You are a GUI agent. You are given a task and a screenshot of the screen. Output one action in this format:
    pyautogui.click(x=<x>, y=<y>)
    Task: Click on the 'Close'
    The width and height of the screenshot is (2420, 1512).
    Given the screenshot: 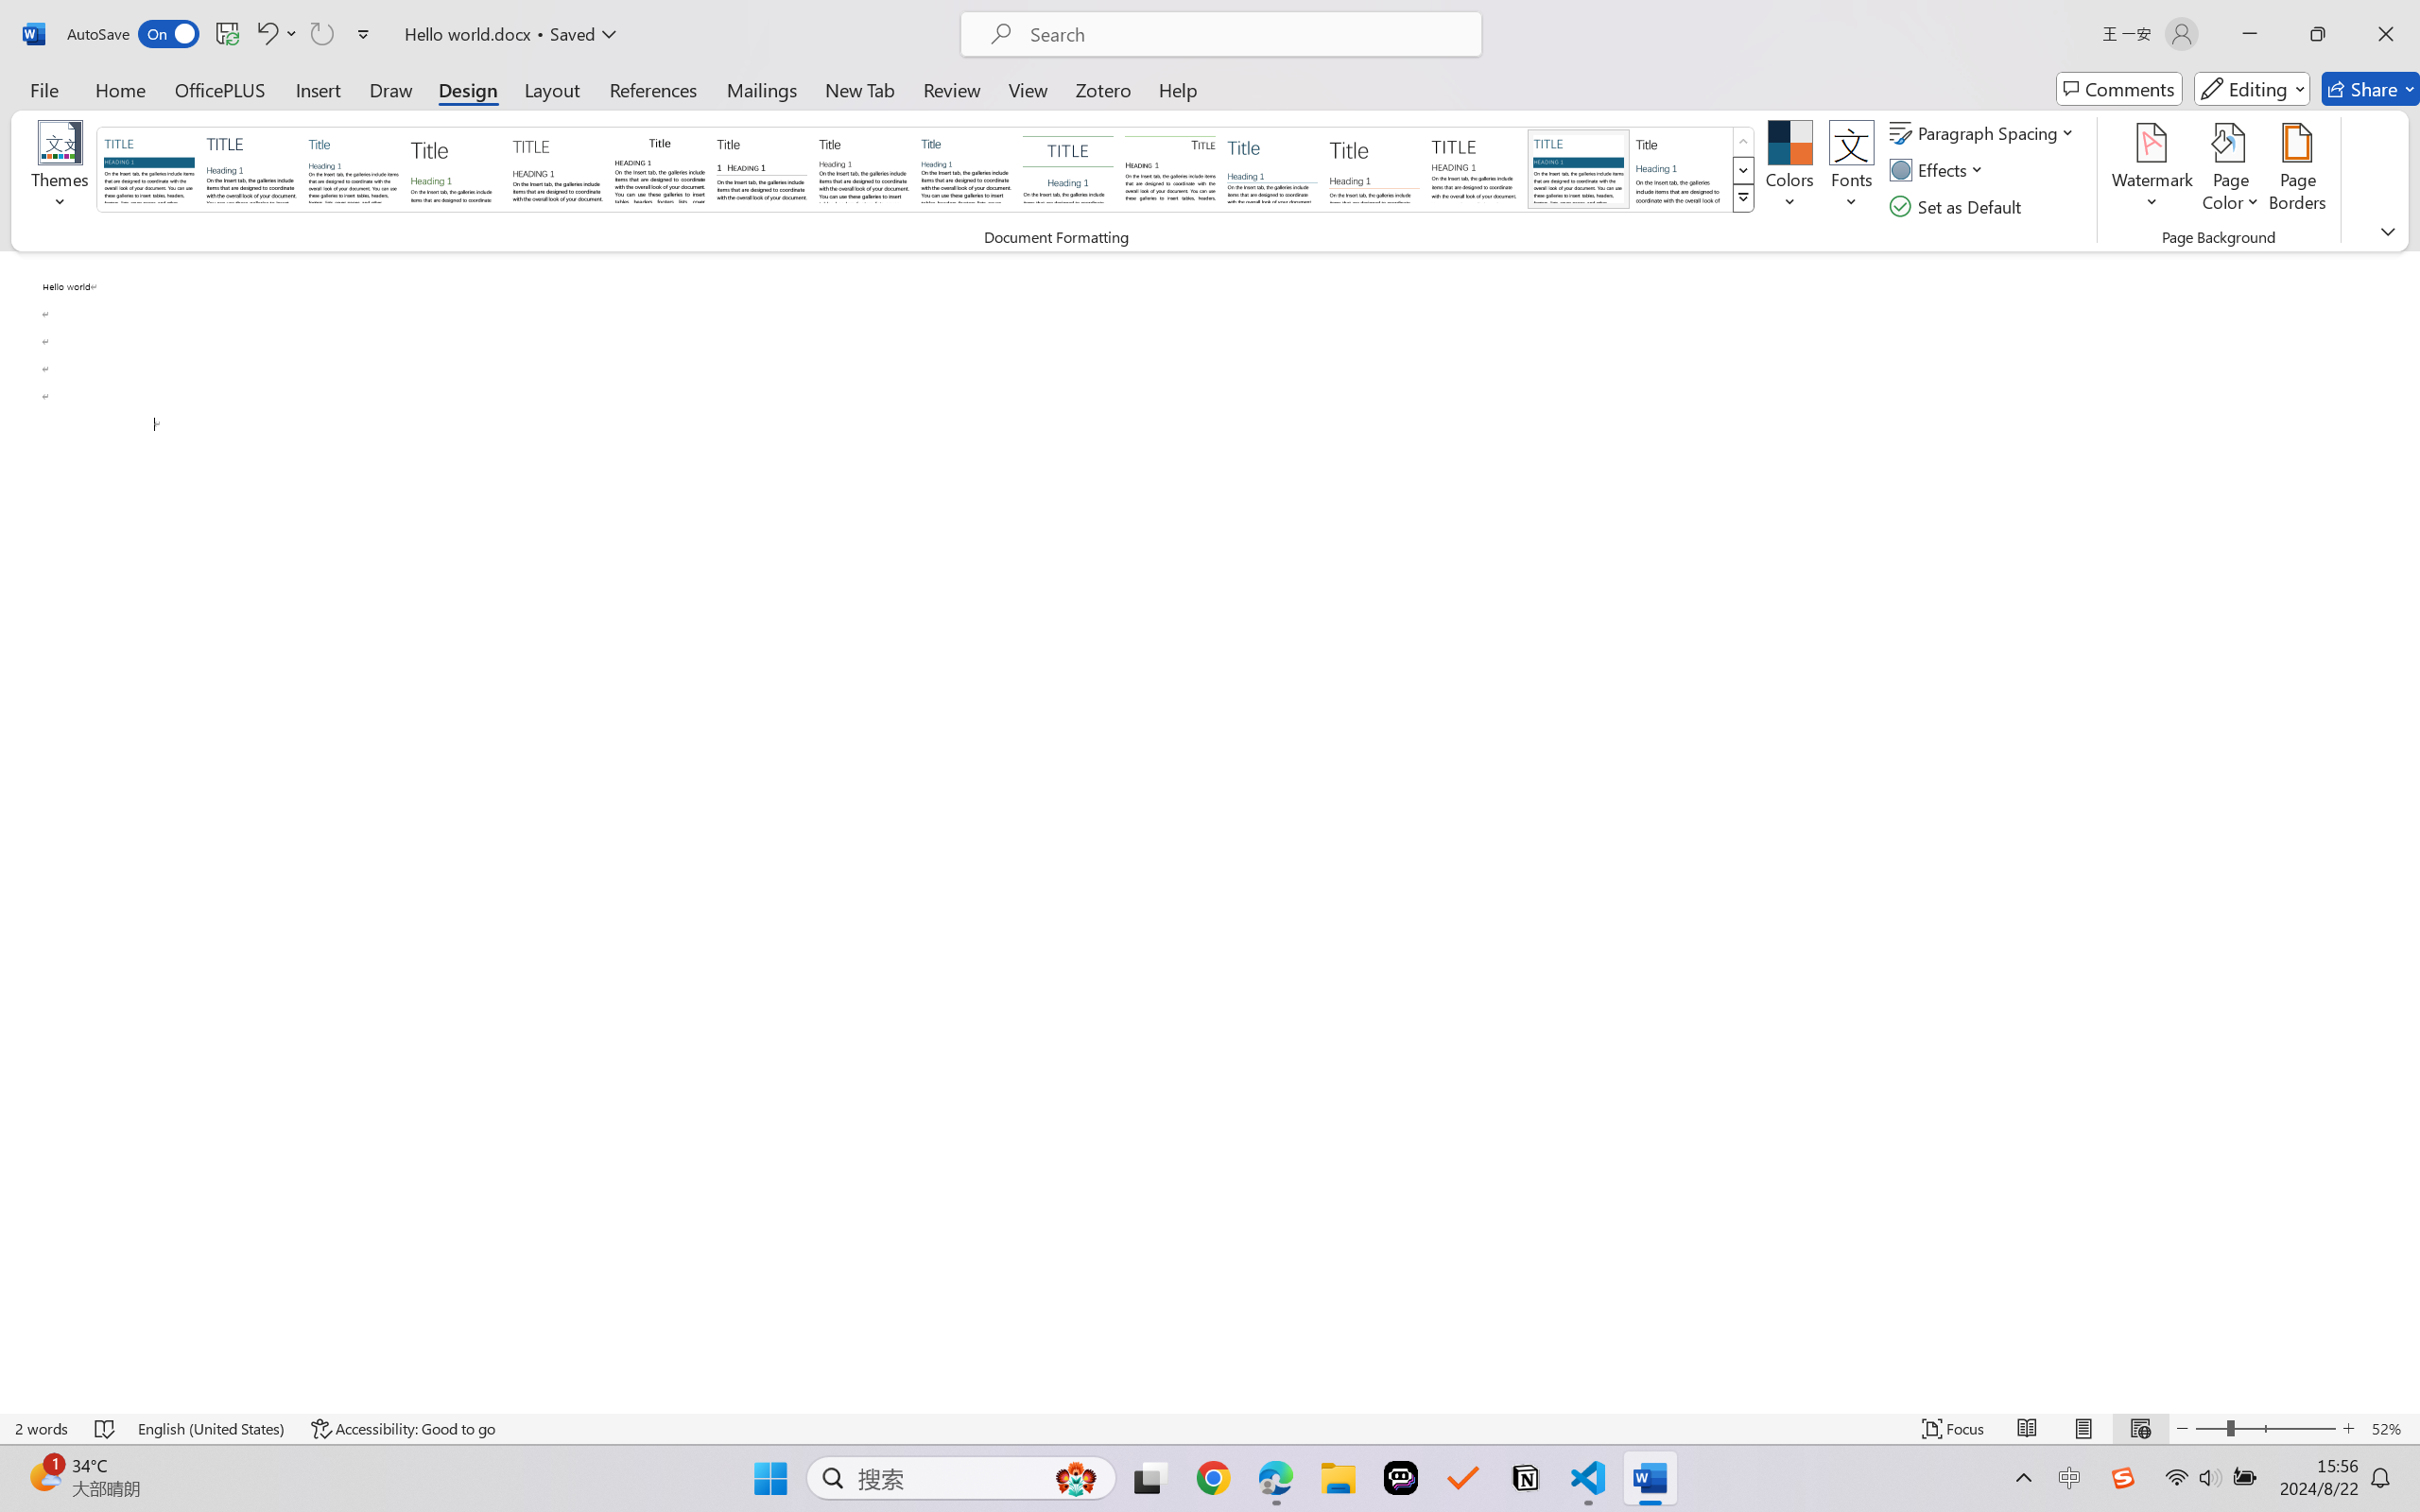 What is the action you would take?
    pyautogui.click(x=2385, y=33)
    